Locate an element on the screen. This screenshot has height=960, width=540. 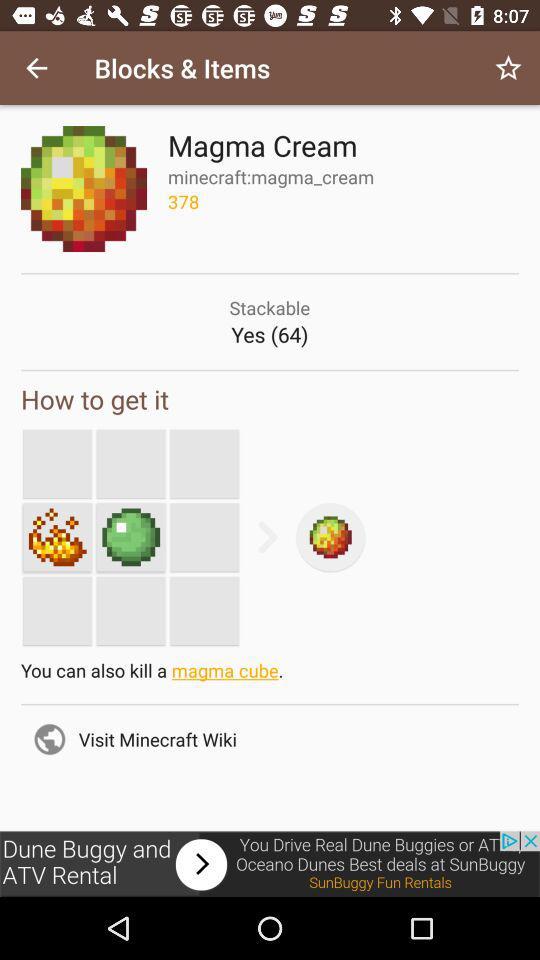
item next to blocks & items icon is located at coordinates (36, 68).